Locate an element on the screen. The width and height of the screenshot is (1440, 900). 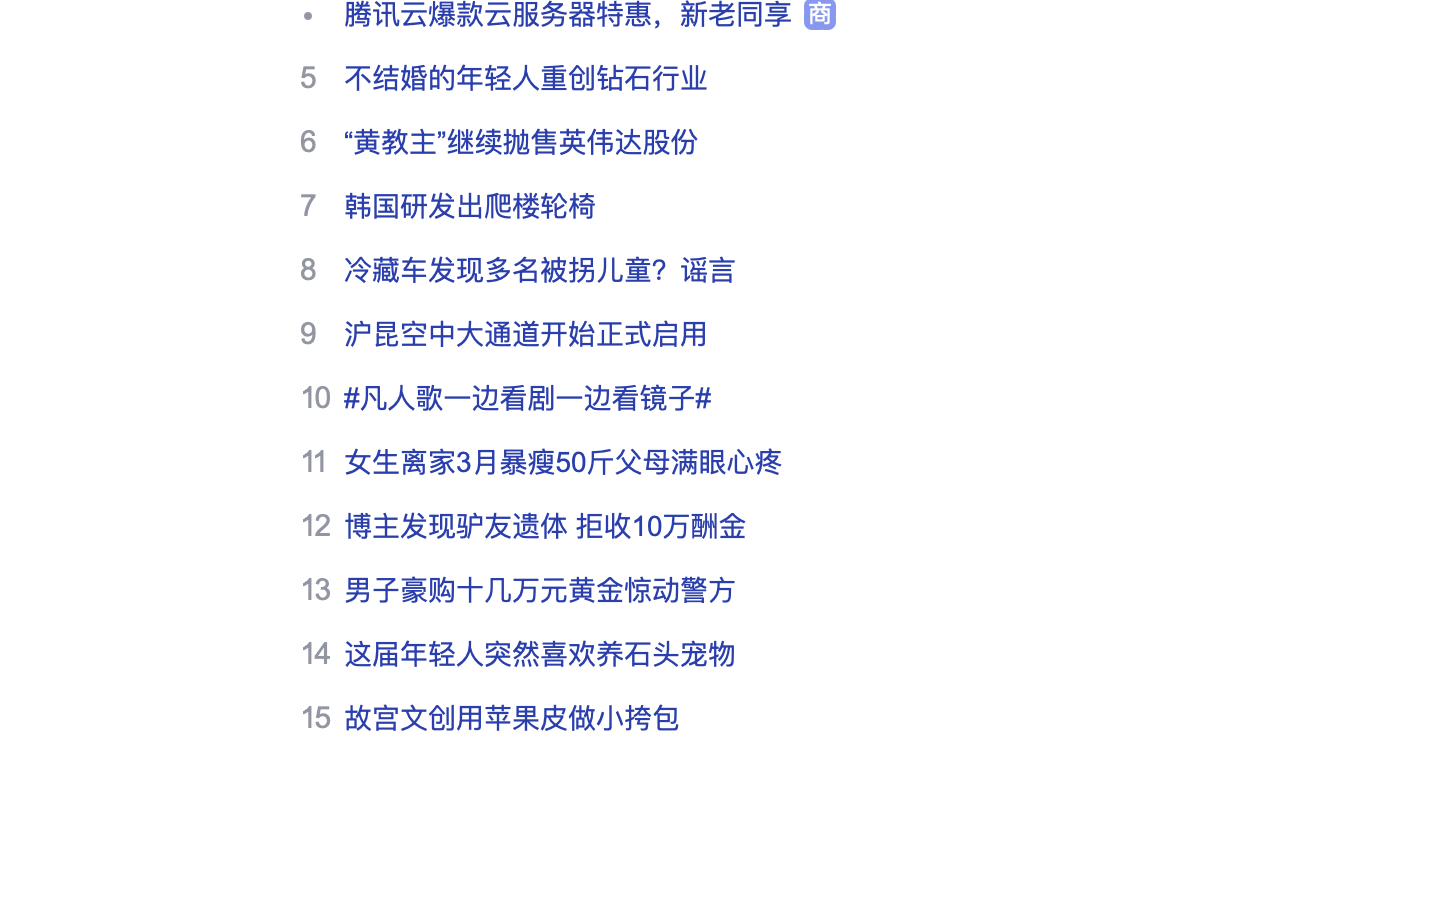
'这届年轻人突然喜欢养石头宠物' is located at coordinates (539, 654).